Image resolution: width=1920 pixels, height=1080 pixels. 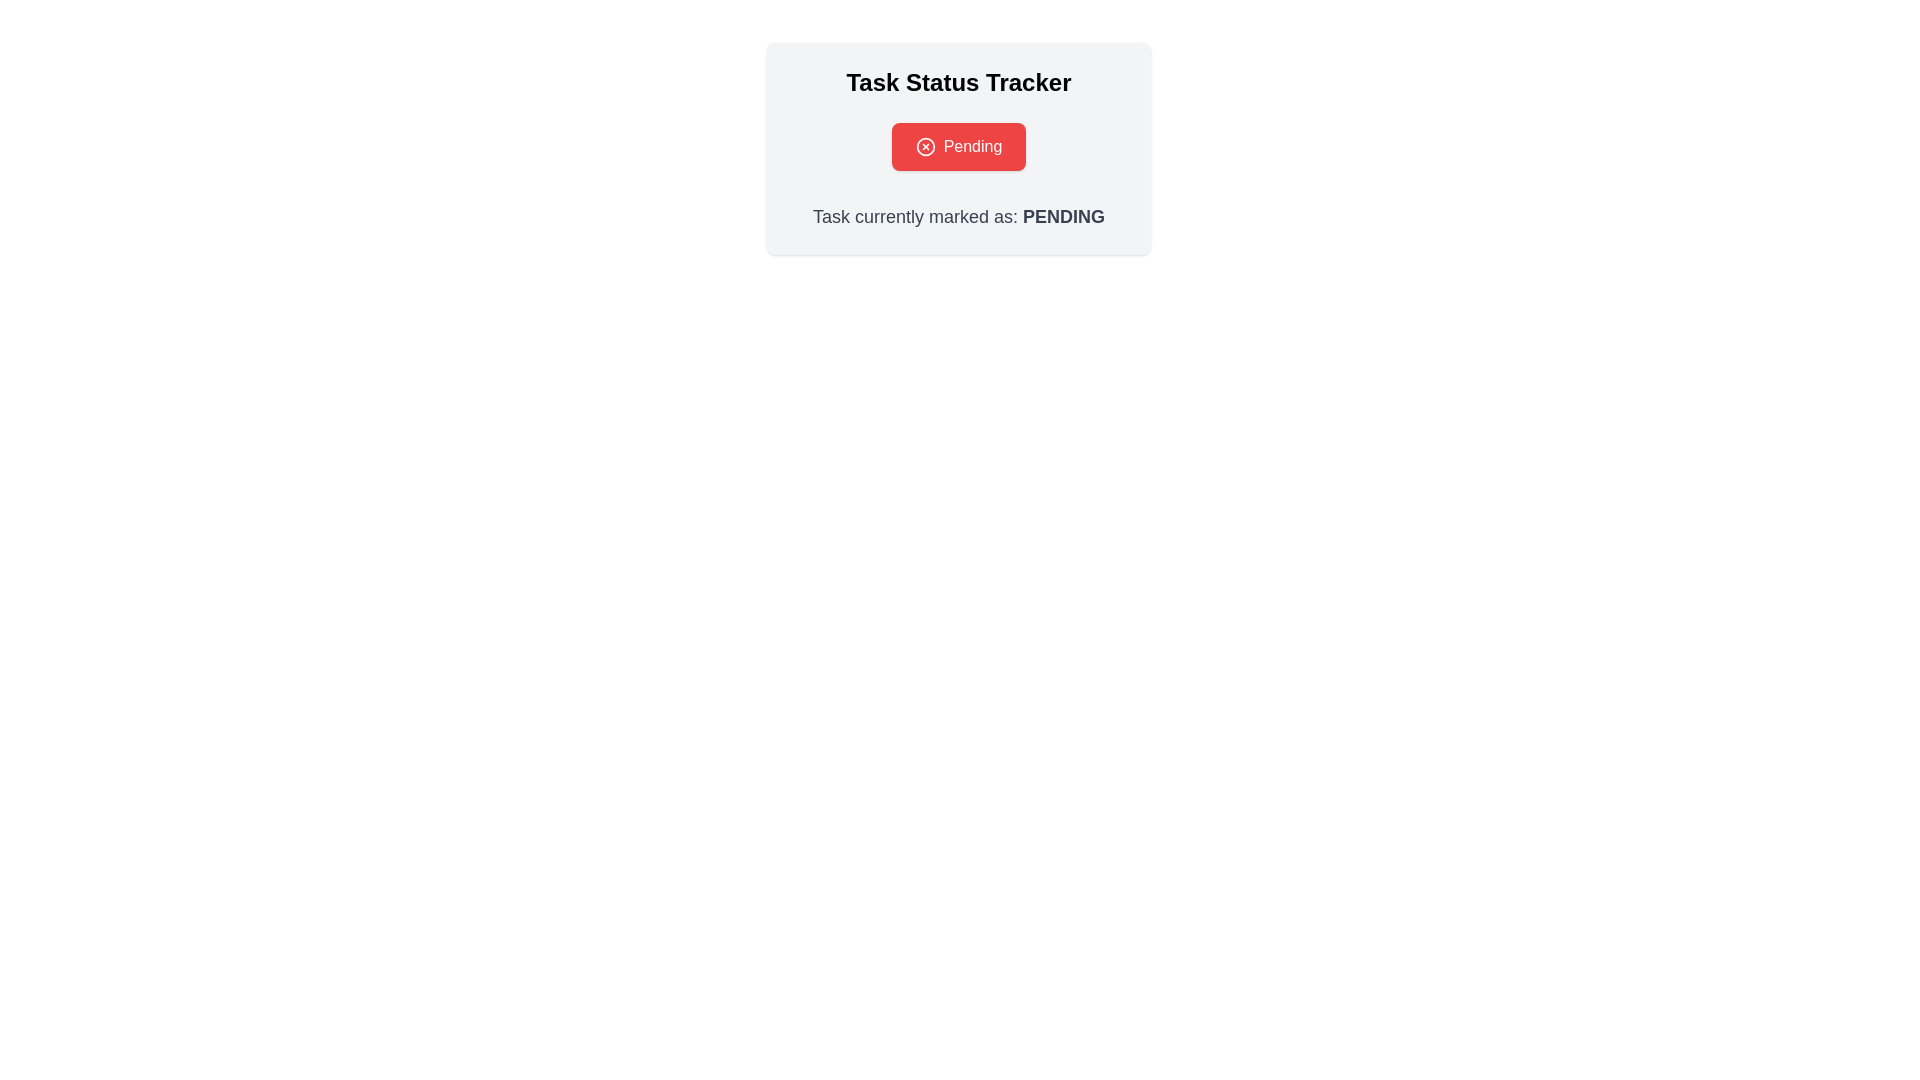 I want to click on the status indicator button labeled 'Pending' located below the 'Task Status Tracker' heading, so click(x=958, y=145).